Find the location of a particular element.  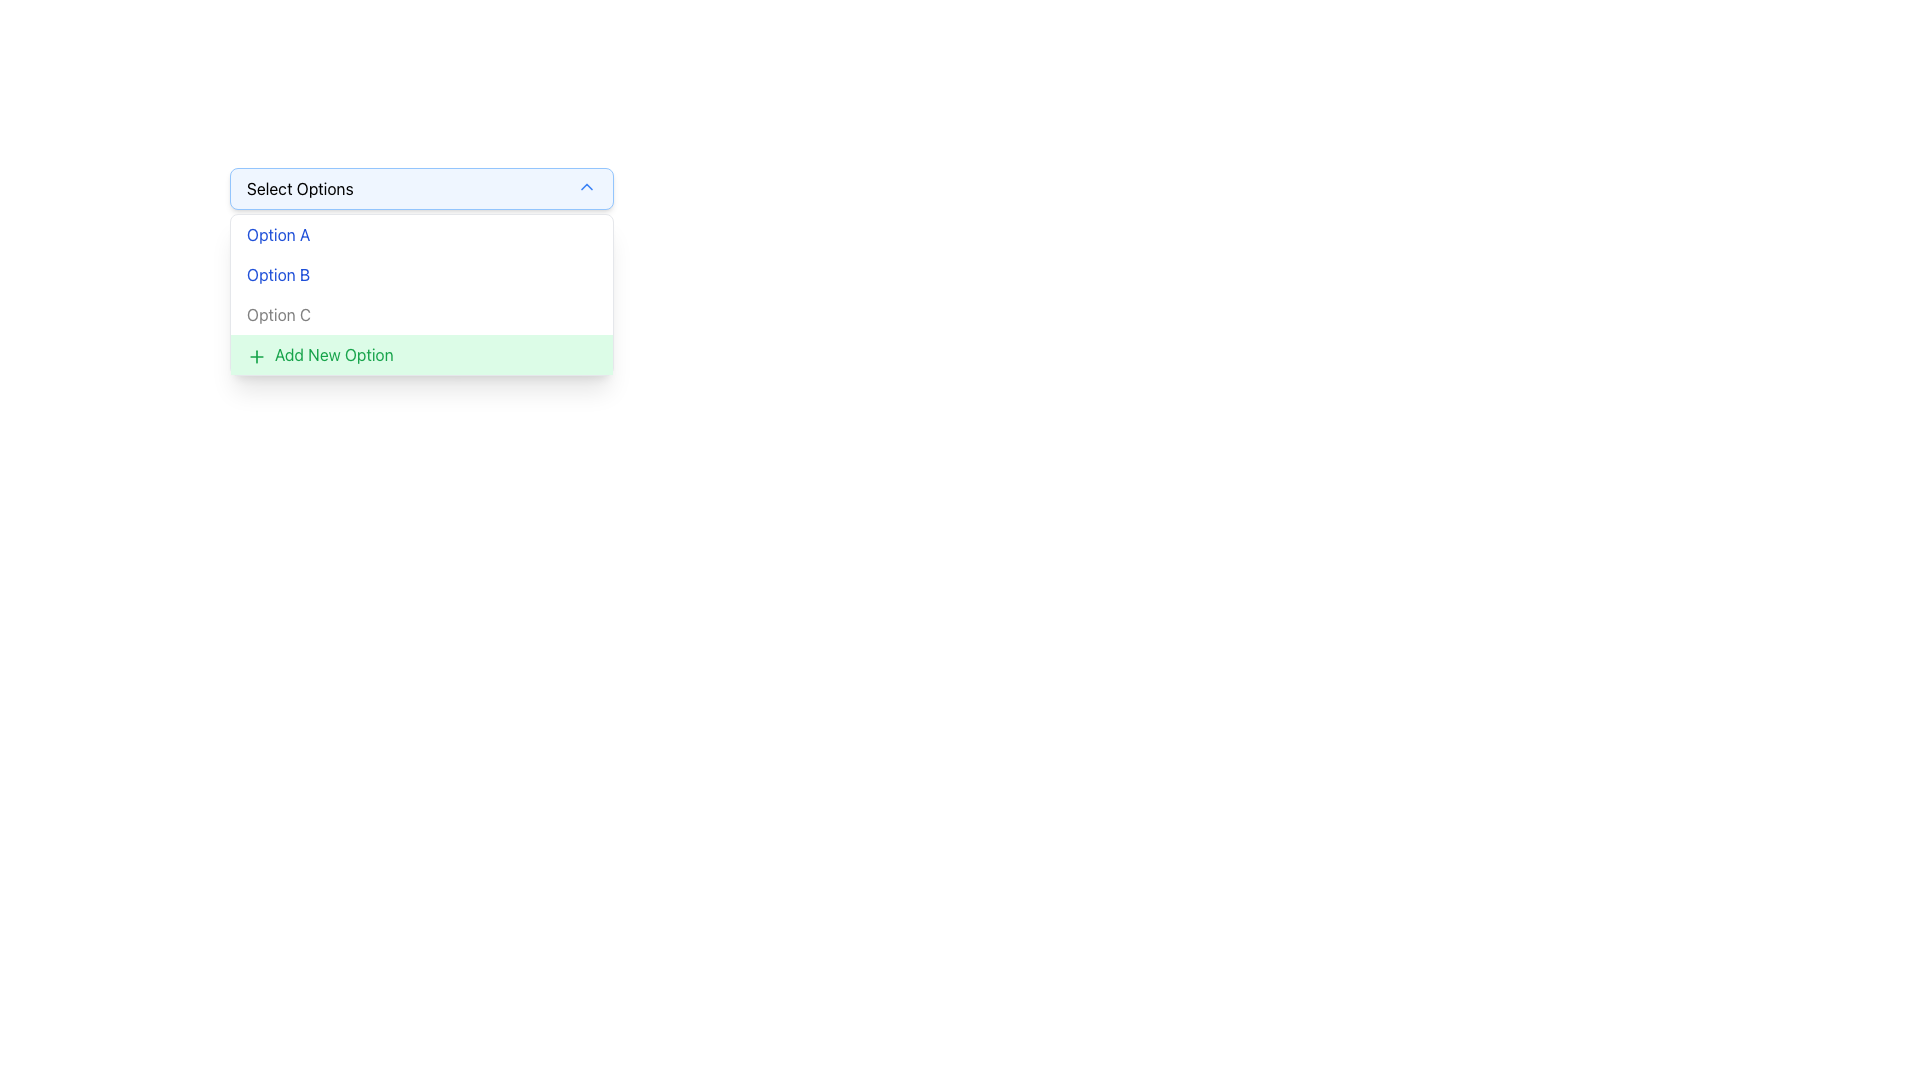

the Dropdown Menu Header which serves as the toggle control for expanding or collapsing the dropdown menu is located at coordinates (421, 189).